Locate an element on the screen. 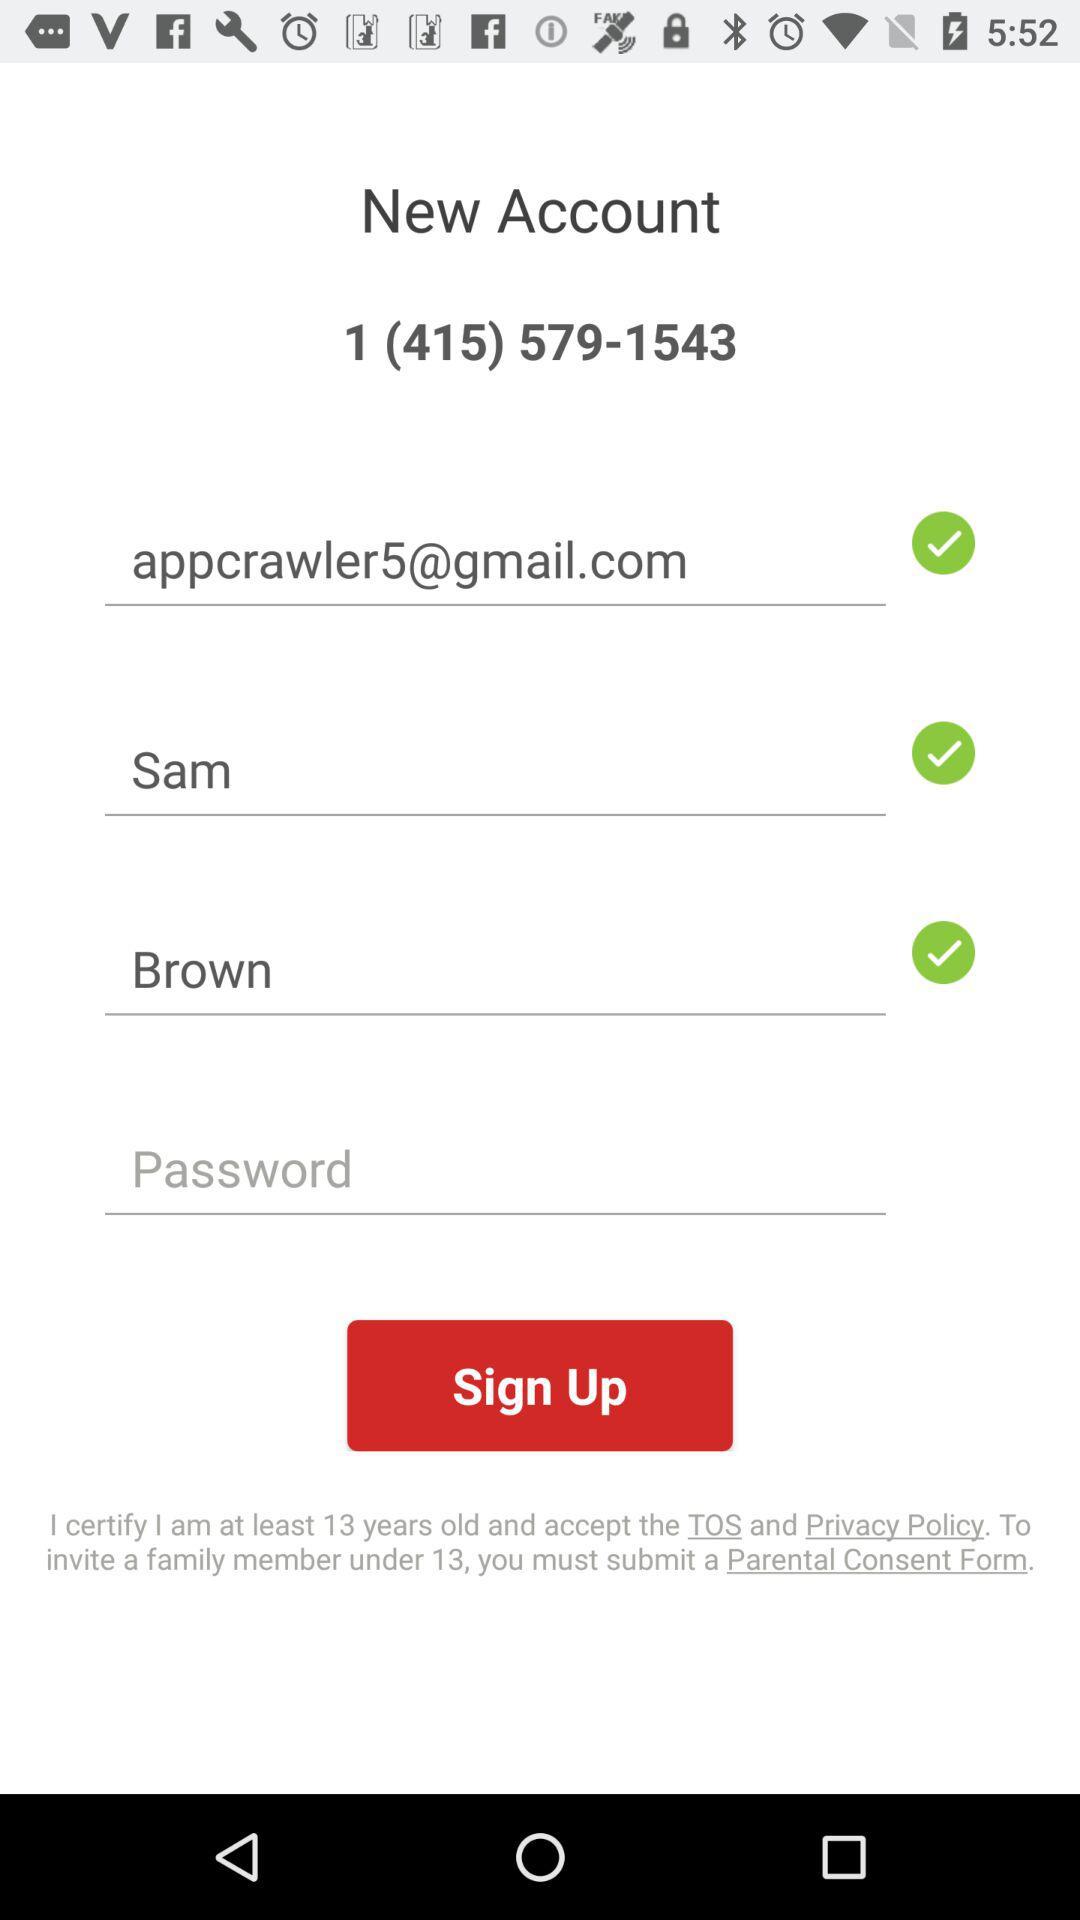 This screenshot has height=1920, width=1080. the item below the sign up item is located at coordinates (540, 1539).